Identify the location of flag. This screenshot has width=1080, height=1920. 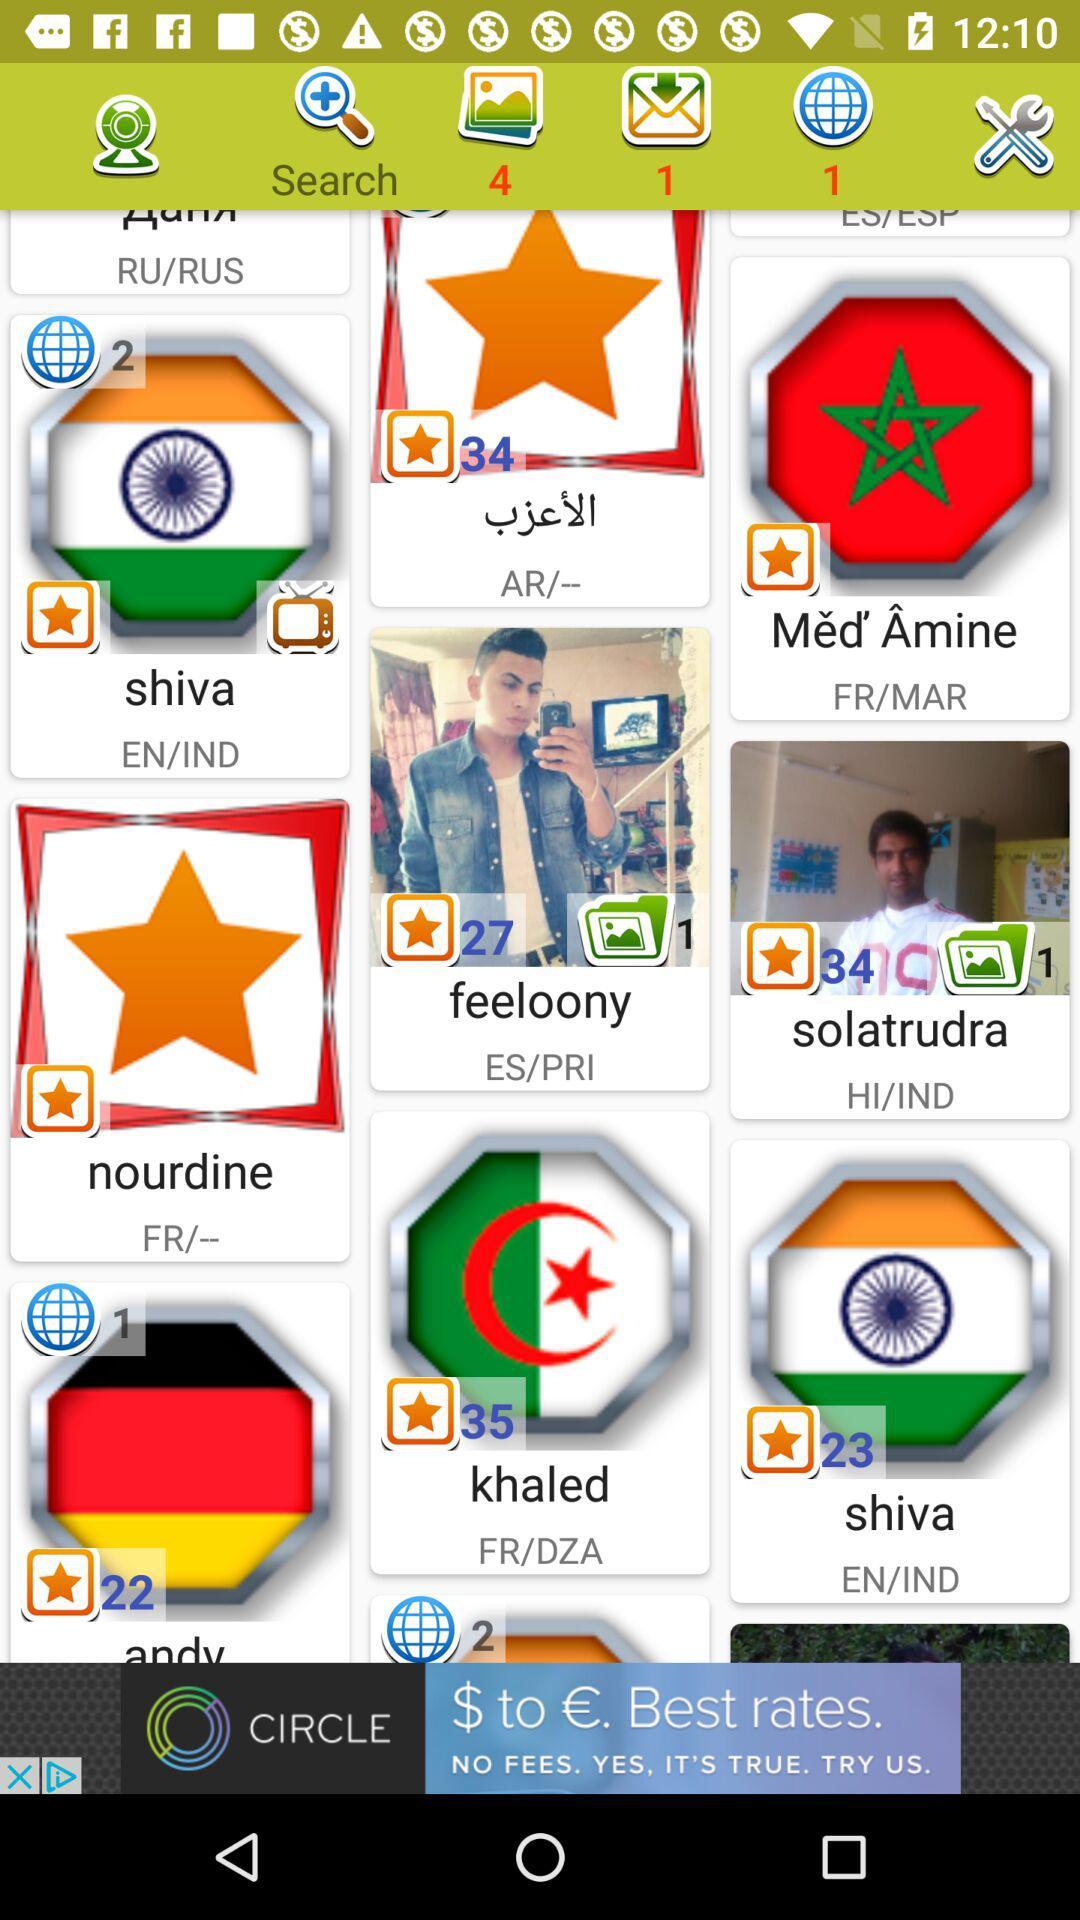
(540, 1281).